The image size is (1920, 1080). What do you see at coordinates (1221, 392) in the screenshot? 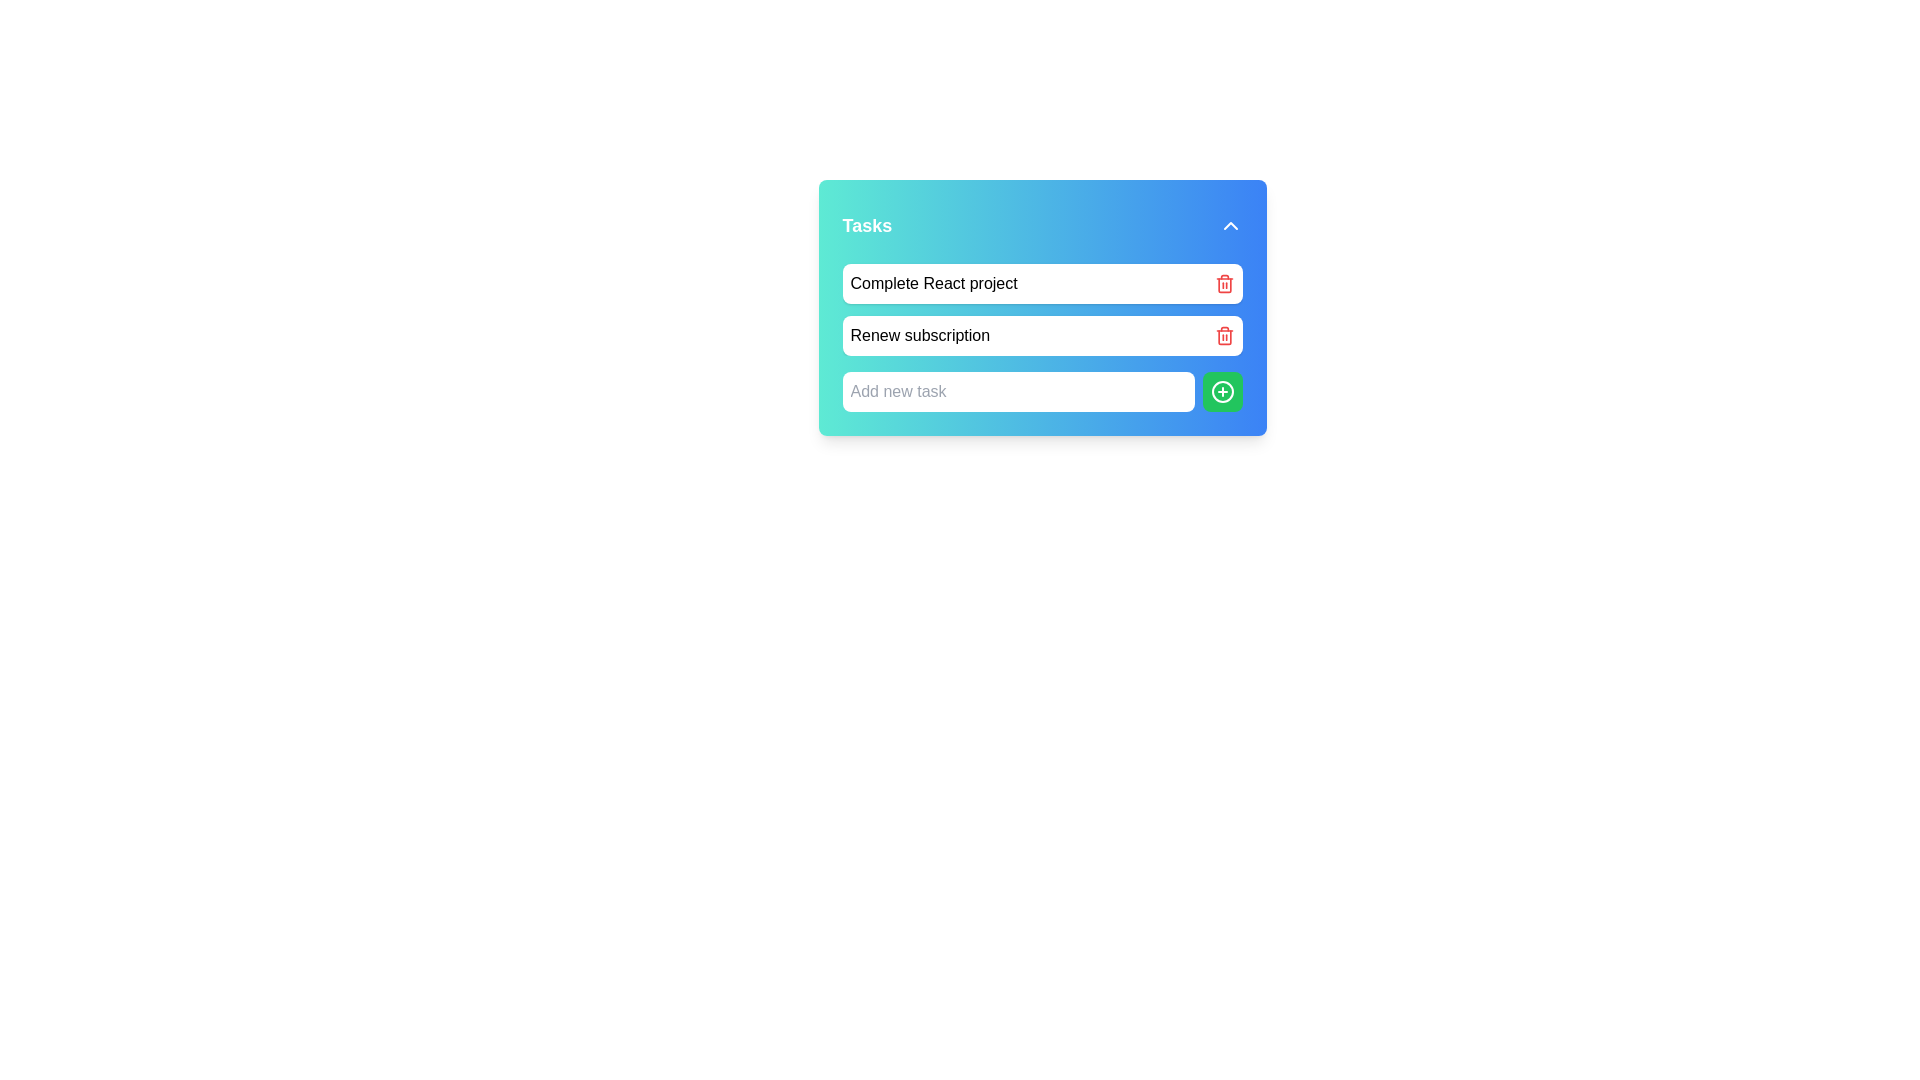
I see `the circular '+' button with a green background located in the bottom-right corner of the card widget` at bounding box center [1221, 392].